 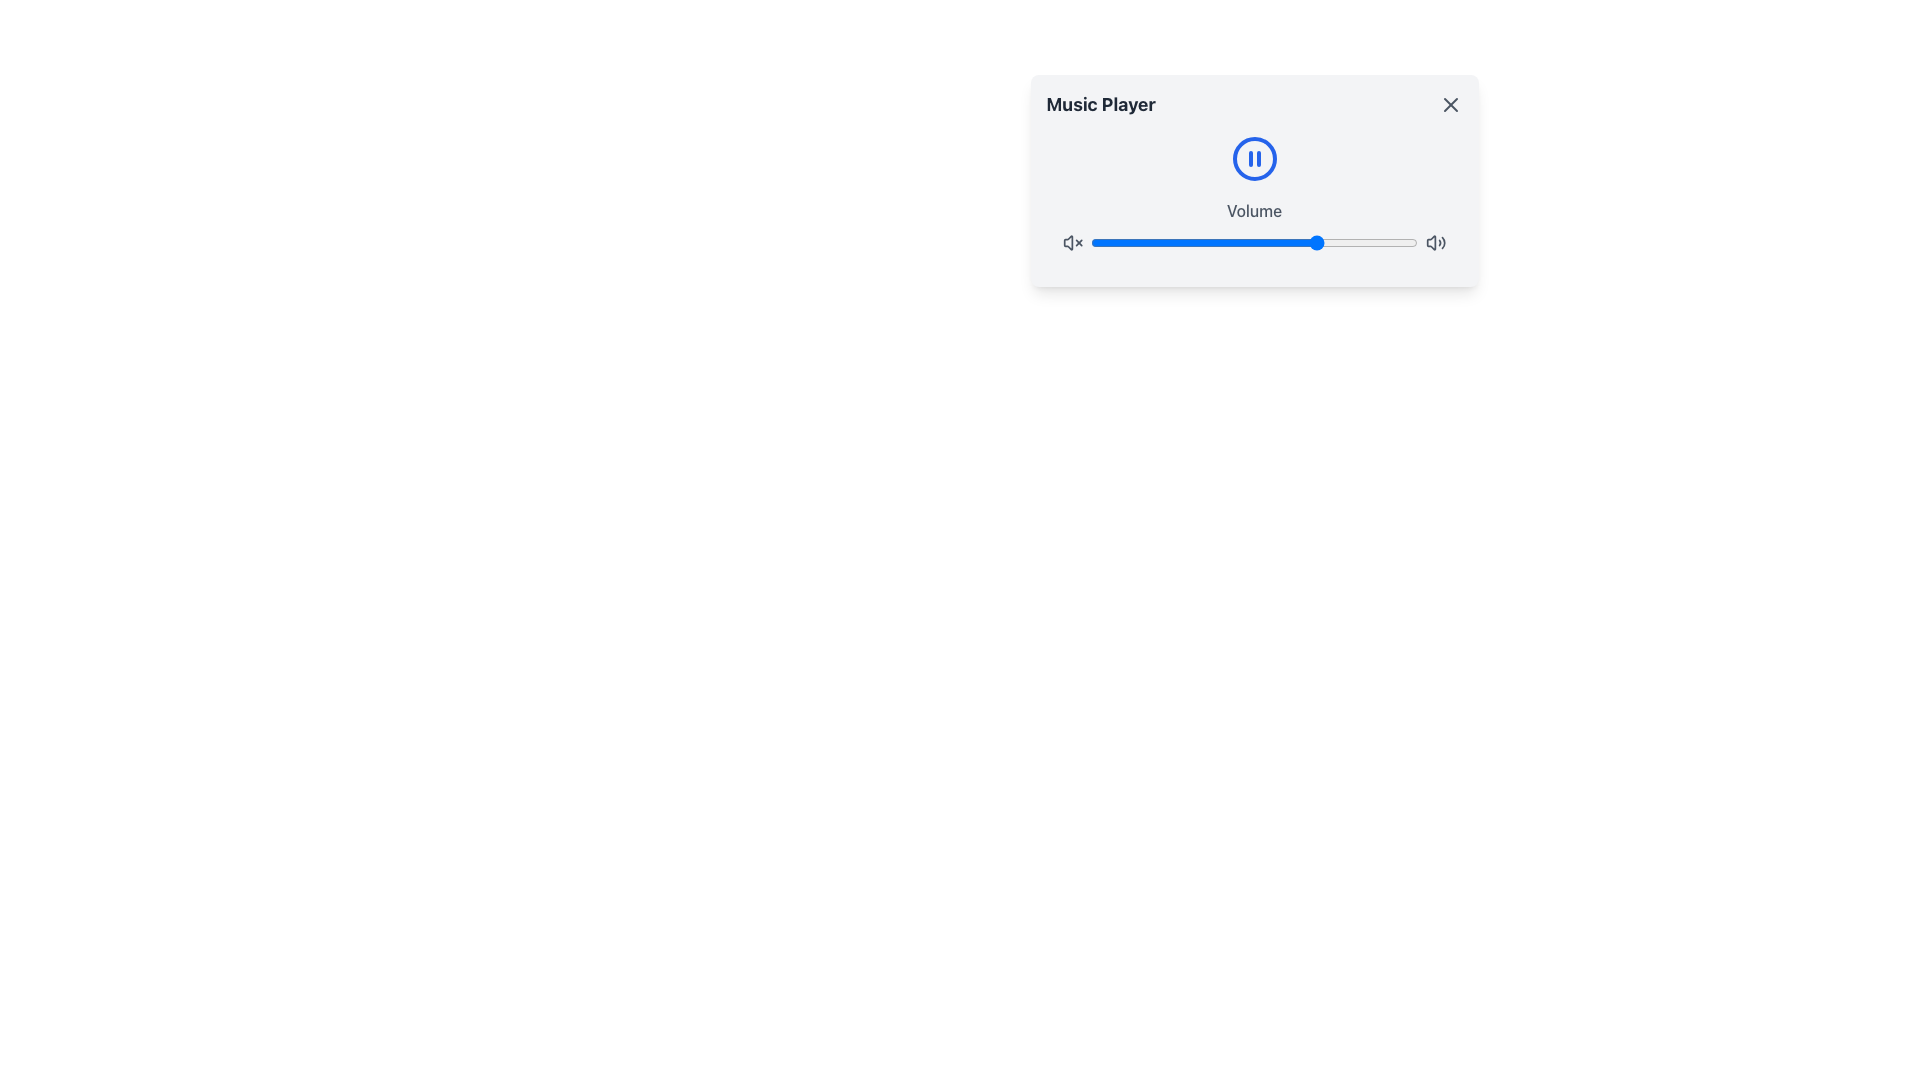 I want to click on the muted speaker icon, so click(x=1071, y=242).